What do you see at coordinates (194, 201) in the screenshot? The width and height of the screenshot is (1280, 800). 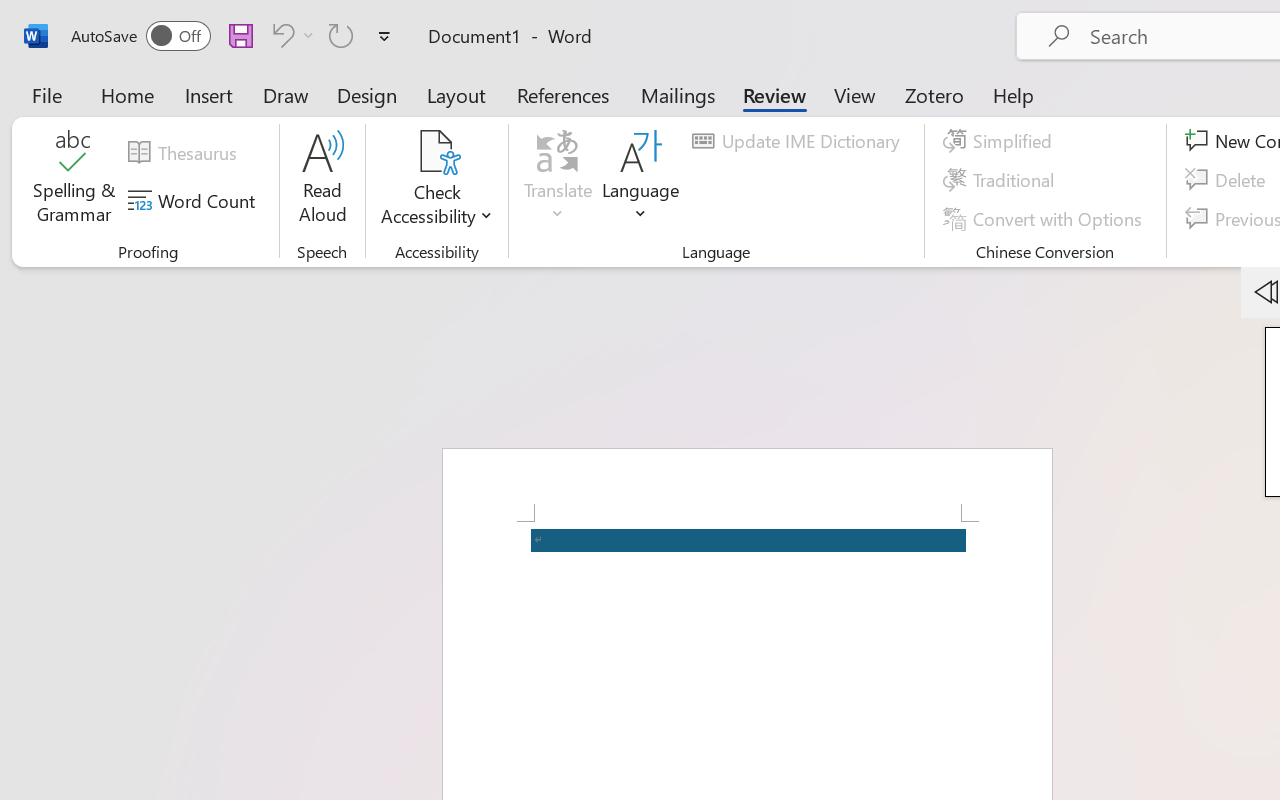 I see `'Word Count'` at bounding box center [194, 201].